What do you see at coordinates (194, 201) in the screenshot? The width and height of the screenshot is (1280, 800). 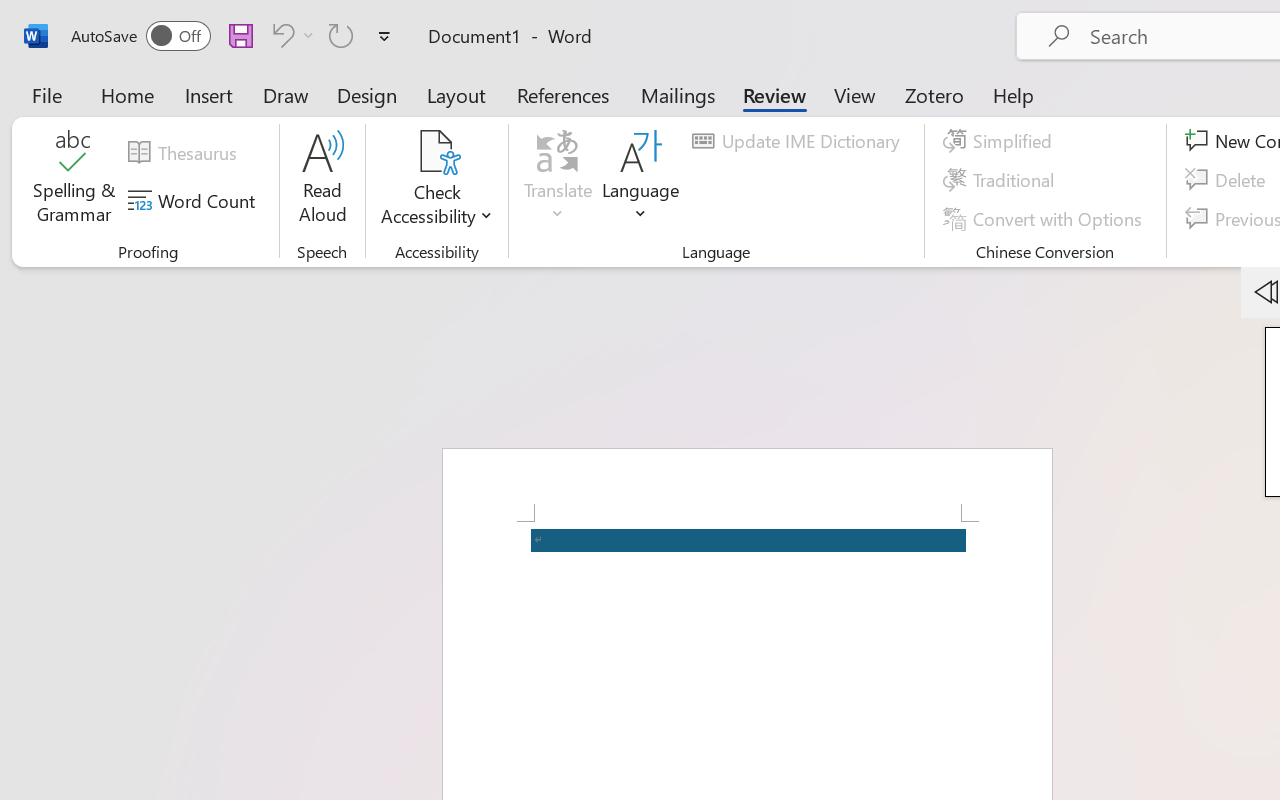 I see `'Word Count'` at bounding box center [194, 201].